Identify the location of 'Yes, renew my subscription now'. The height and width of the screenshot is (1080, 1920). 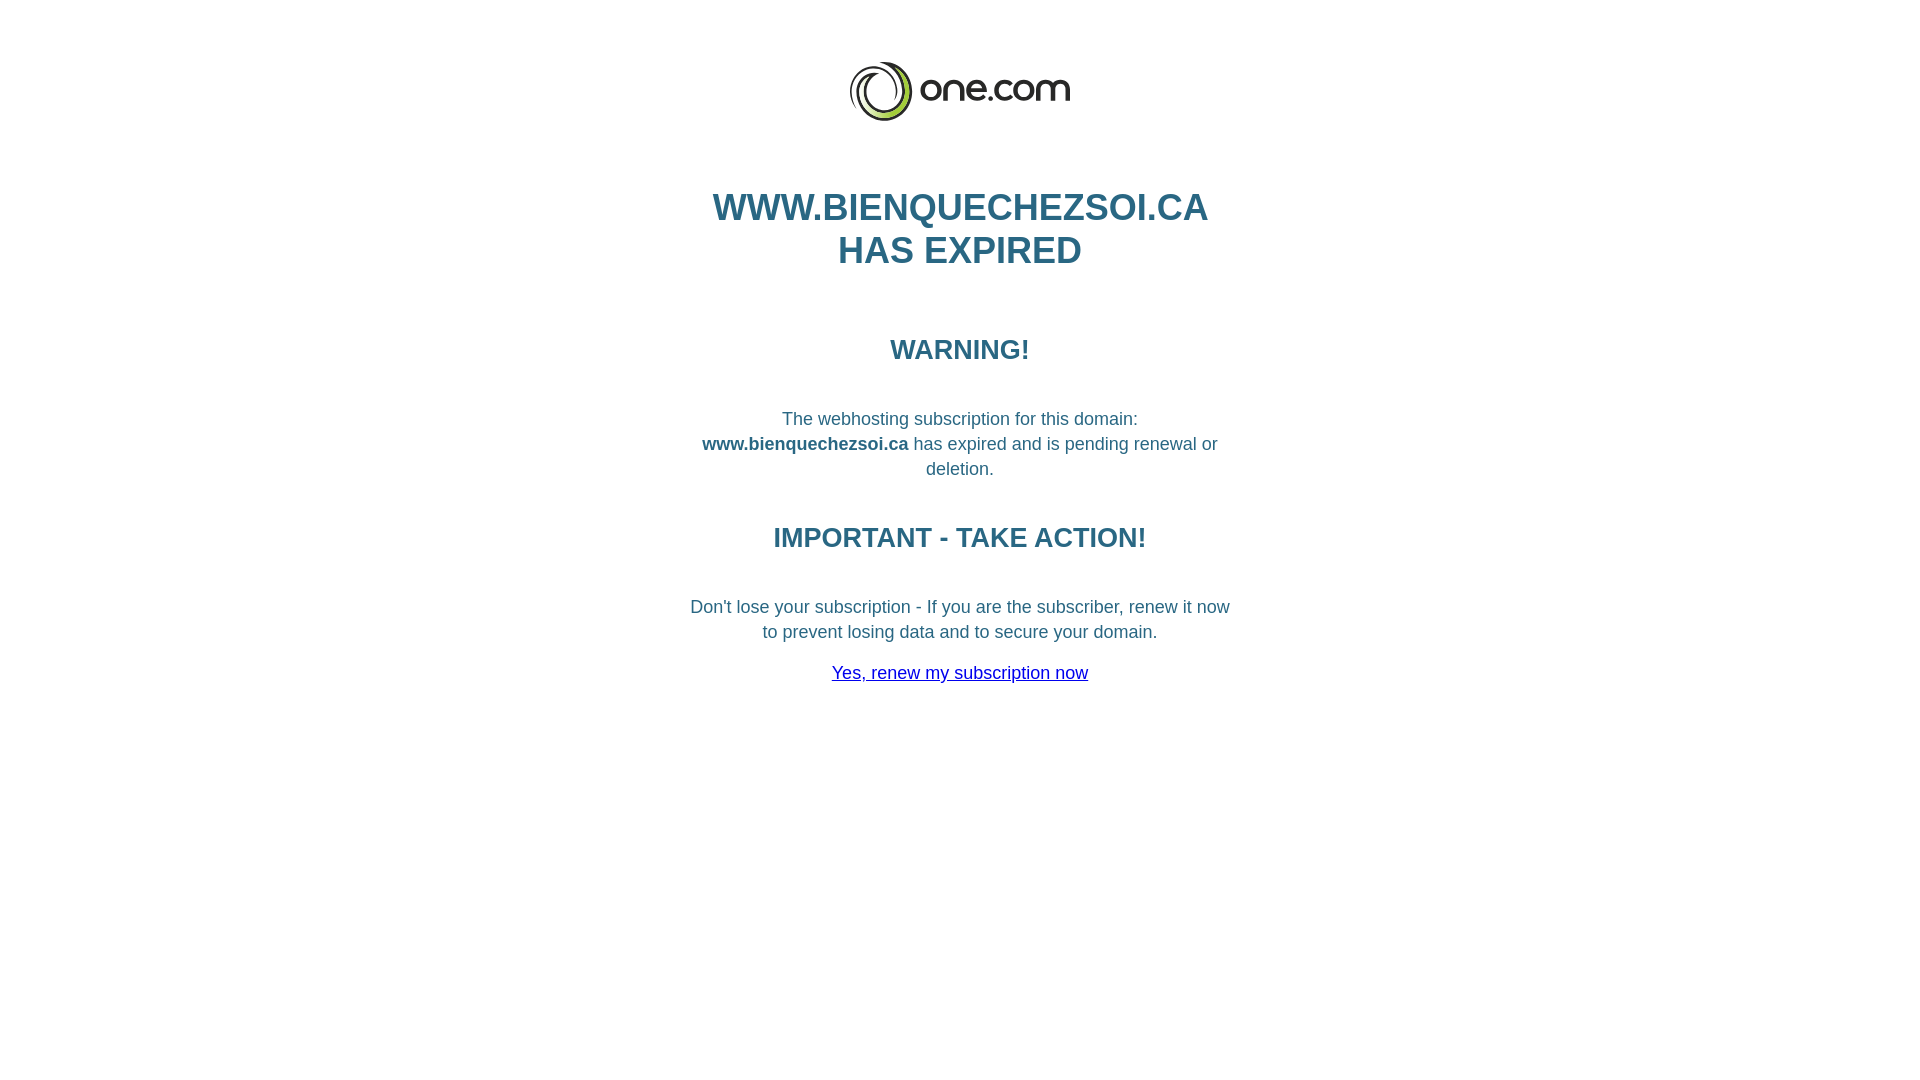
(960, 672).